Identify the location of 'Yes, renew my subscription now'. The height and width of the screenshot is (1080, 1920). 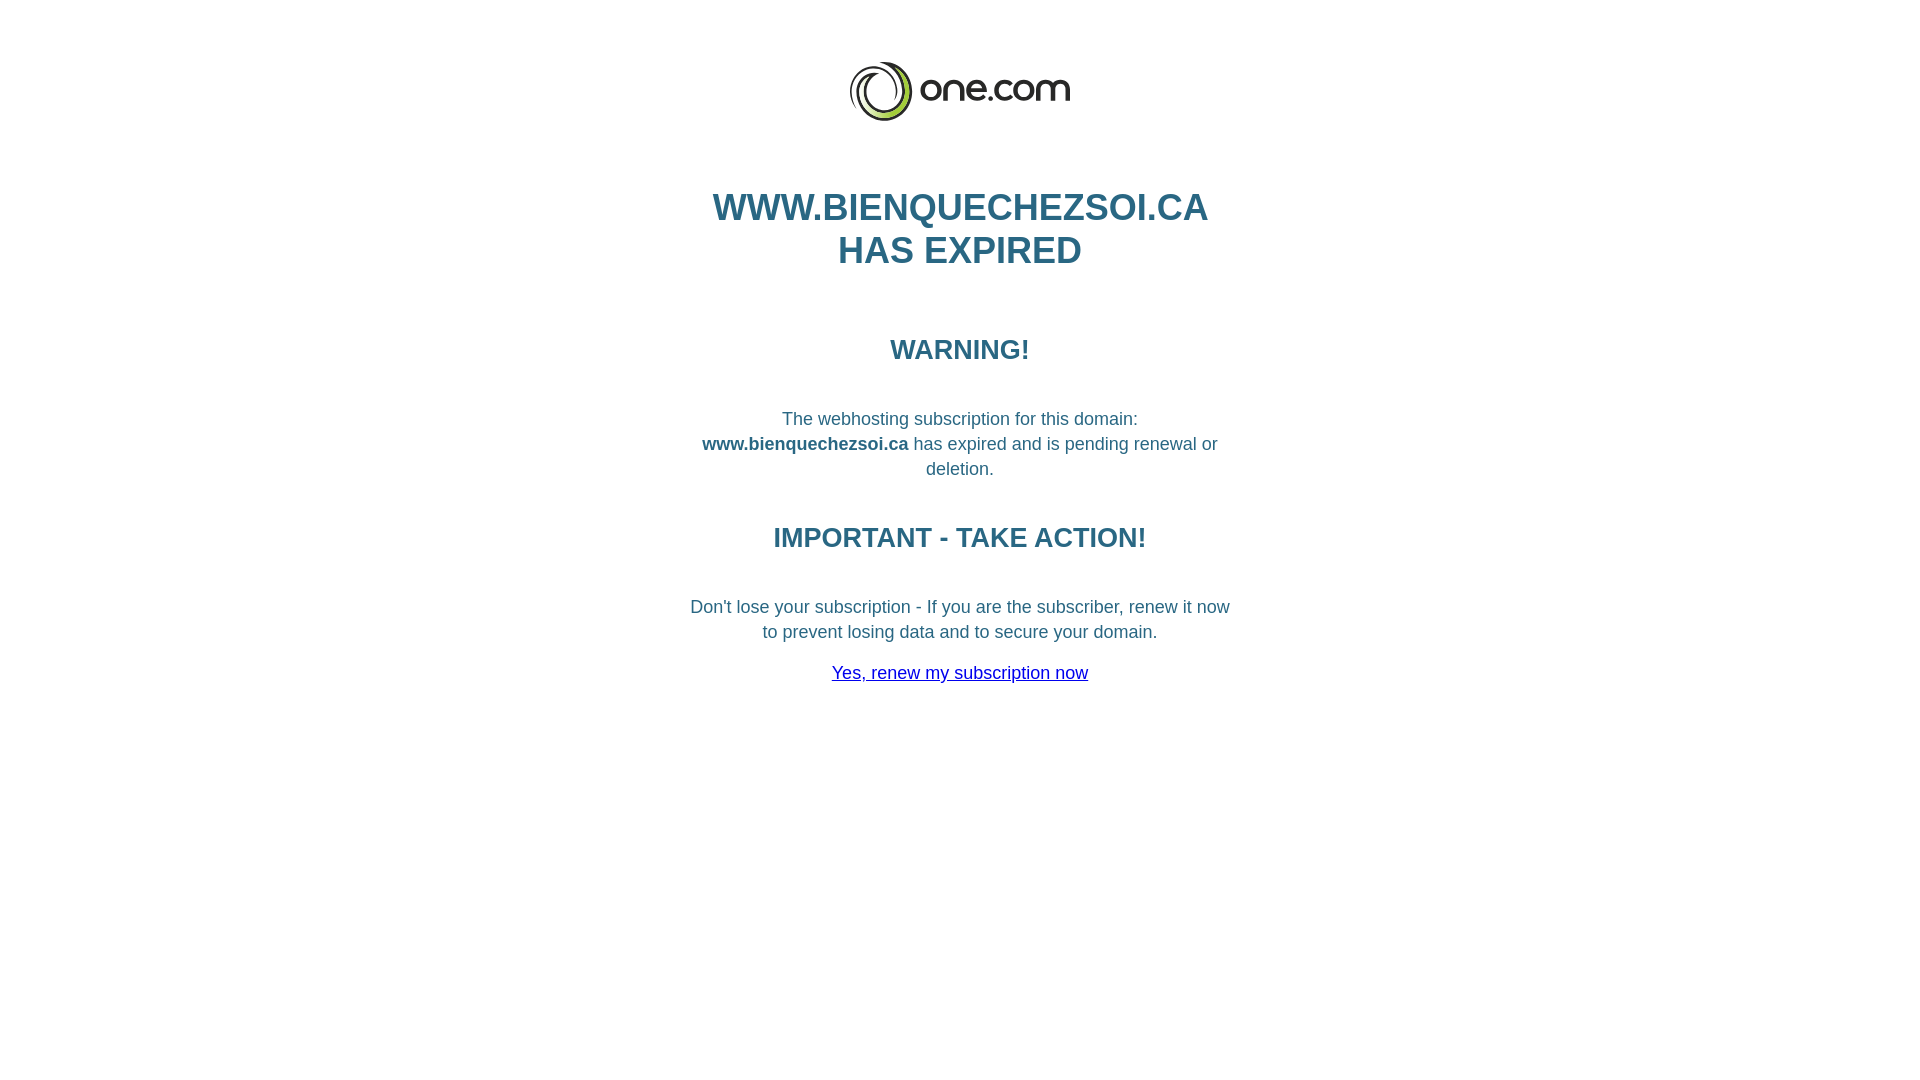
(960, 672).